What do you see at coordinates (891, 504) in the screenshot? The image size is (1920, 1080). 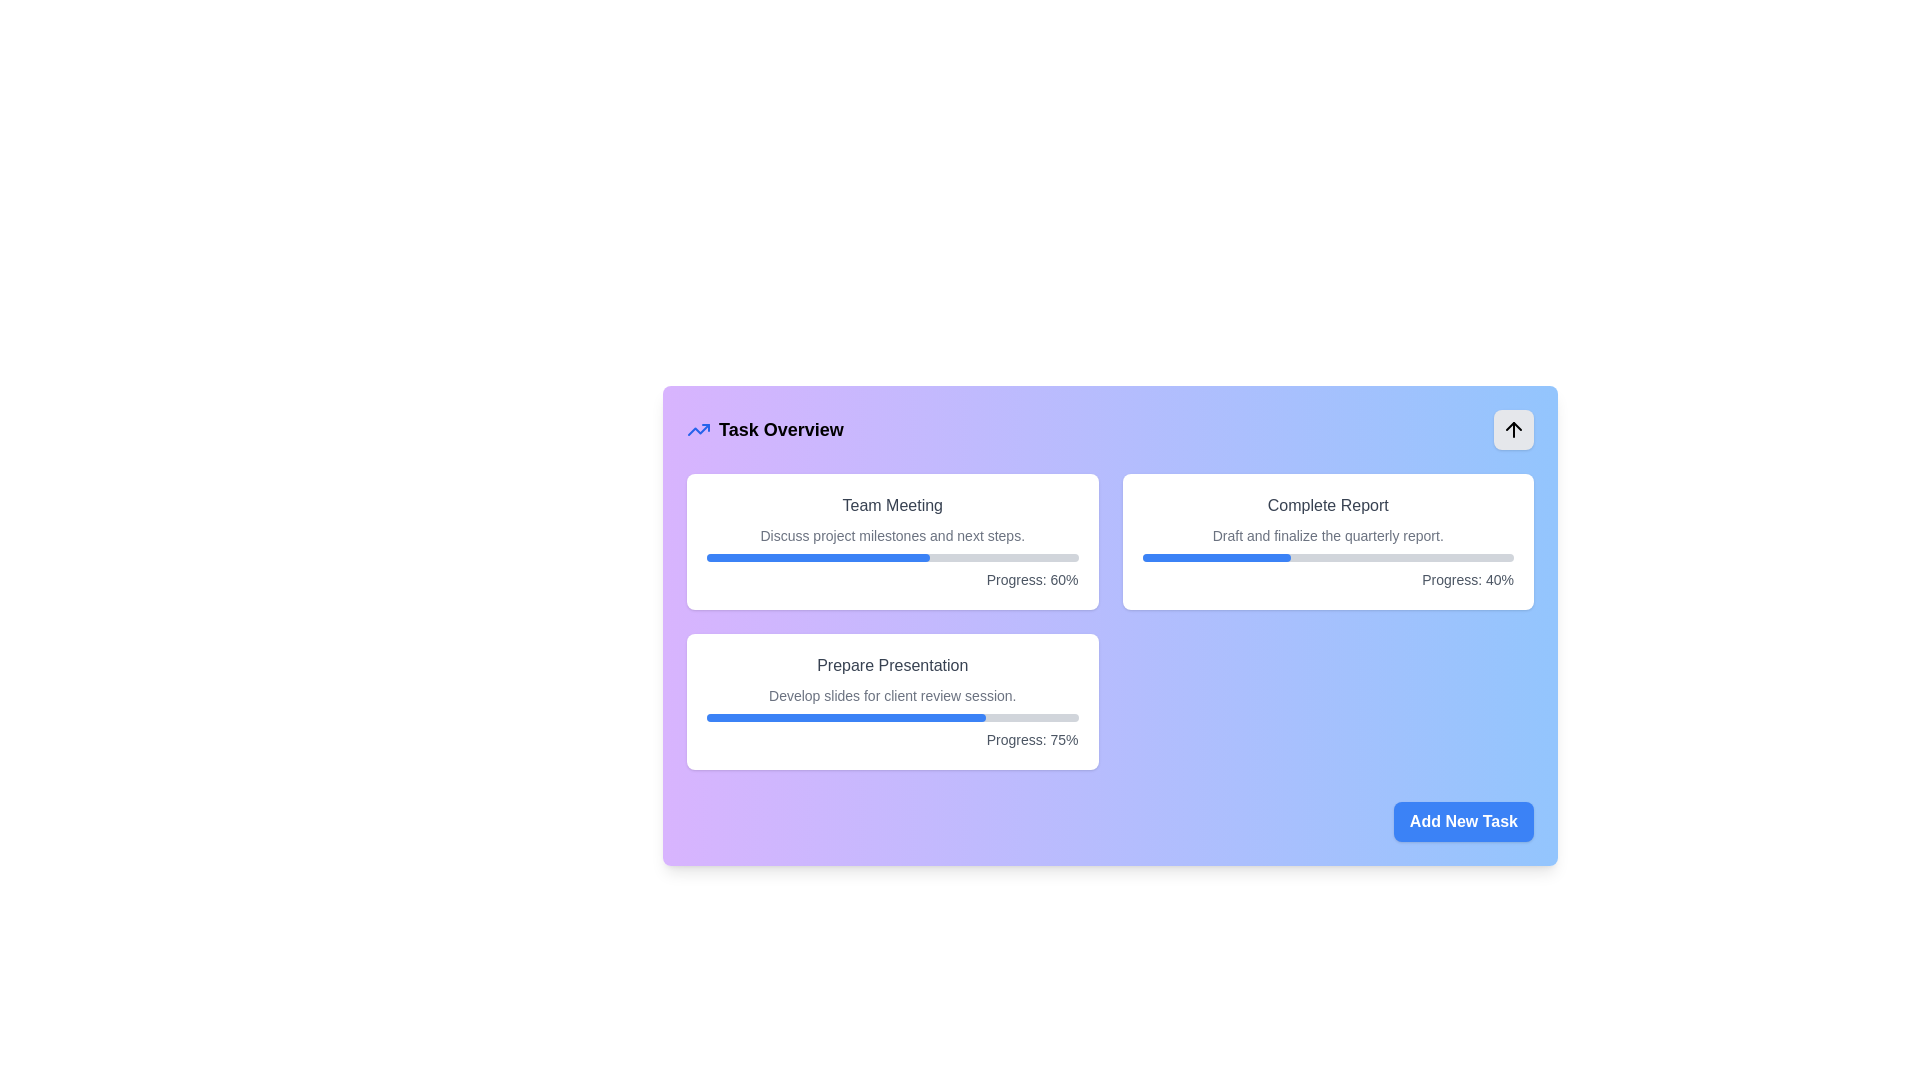 I see `title text of the task card located in the upper-left corner of the grid layout` at bounding box center [891, 504].